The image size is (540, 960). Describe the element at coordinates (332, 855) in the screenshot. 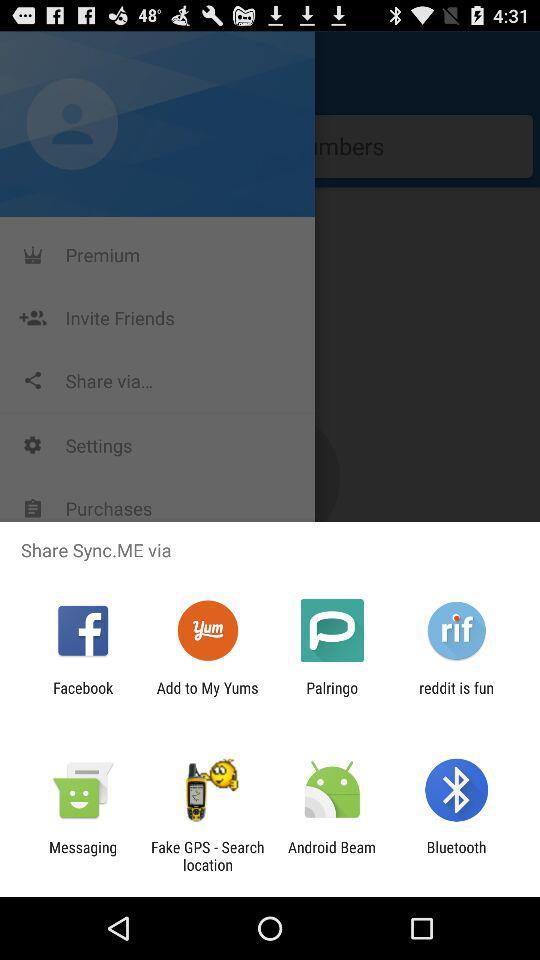

I see `the android beam item` at that location.